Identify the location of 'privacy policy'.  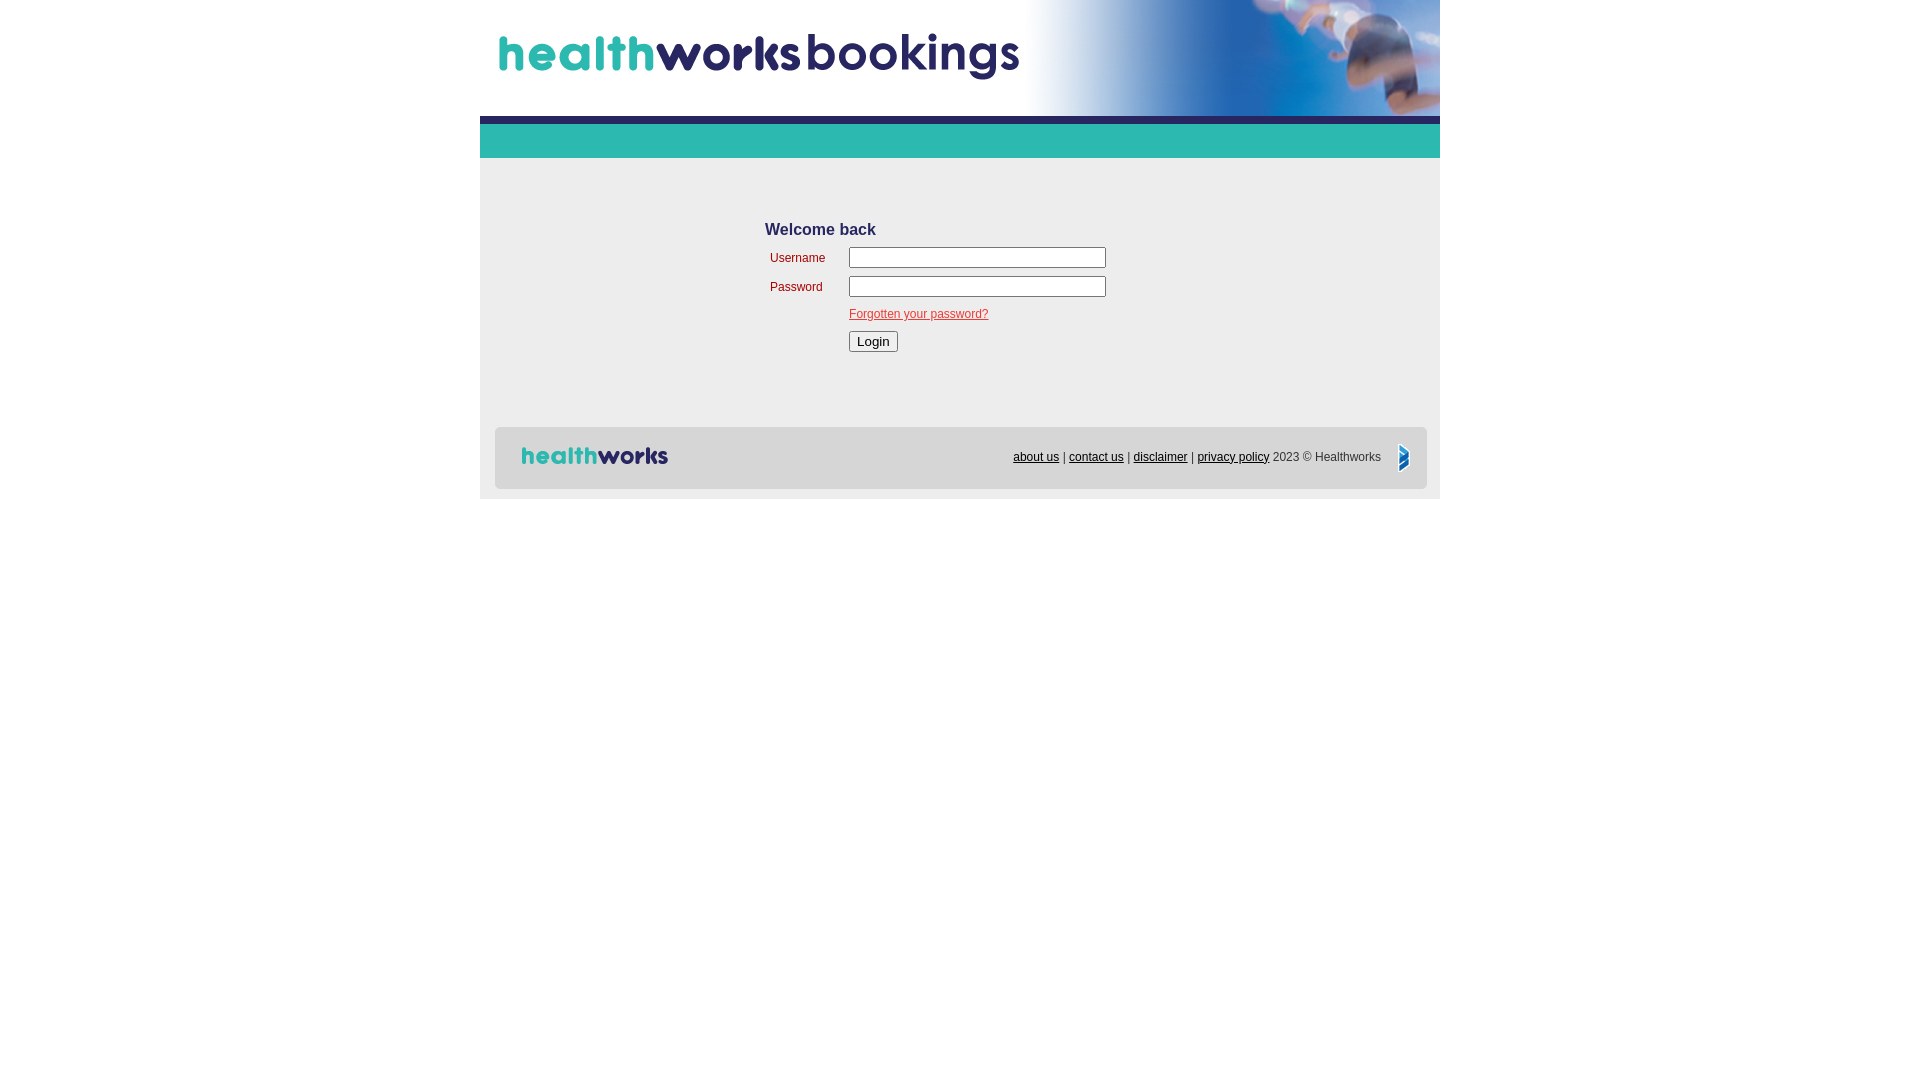
(1196, 456).